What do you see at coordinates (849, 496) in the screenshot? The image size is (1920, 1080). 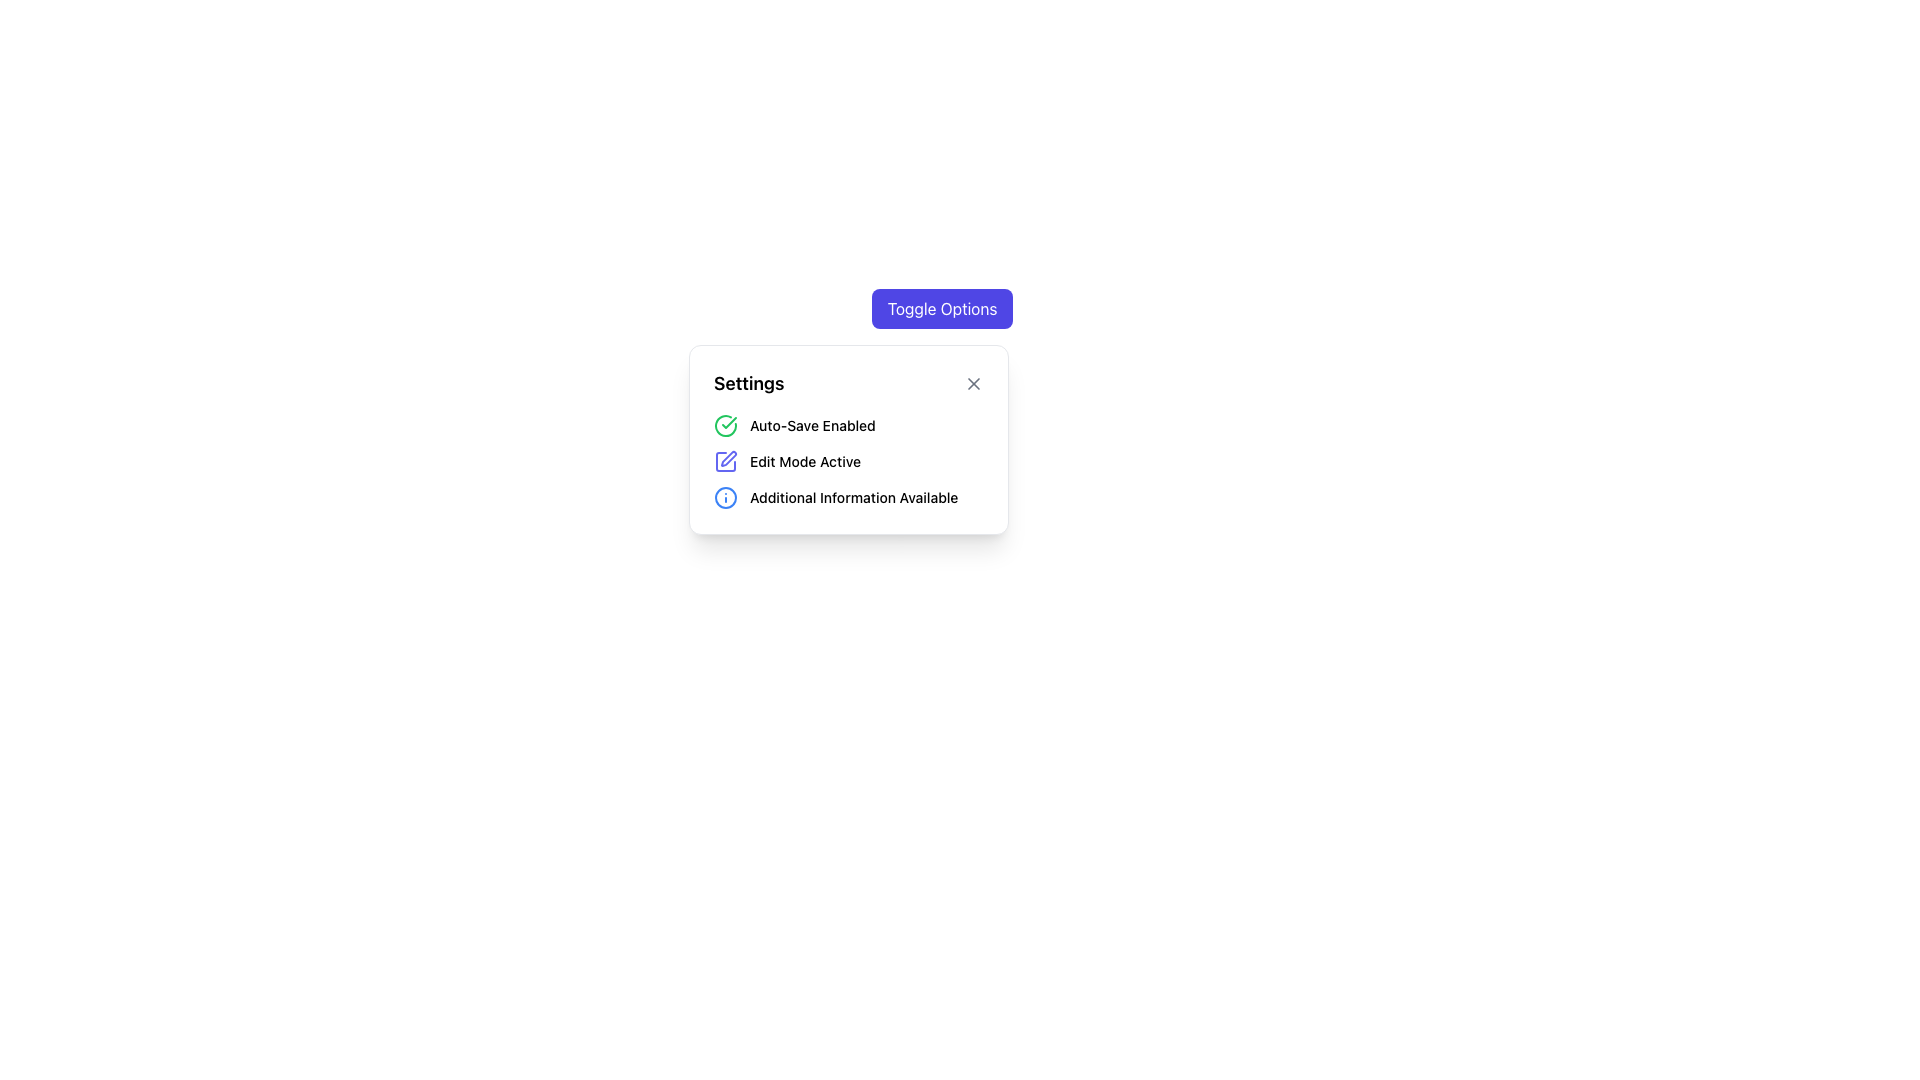 I see `the 'Additional Information Available' text label with icon, which features a blue circular icon with an 'i' symbol, positioned below the 'Edit Mode Active' row in the settings panel` at bounding box center [849, 496].